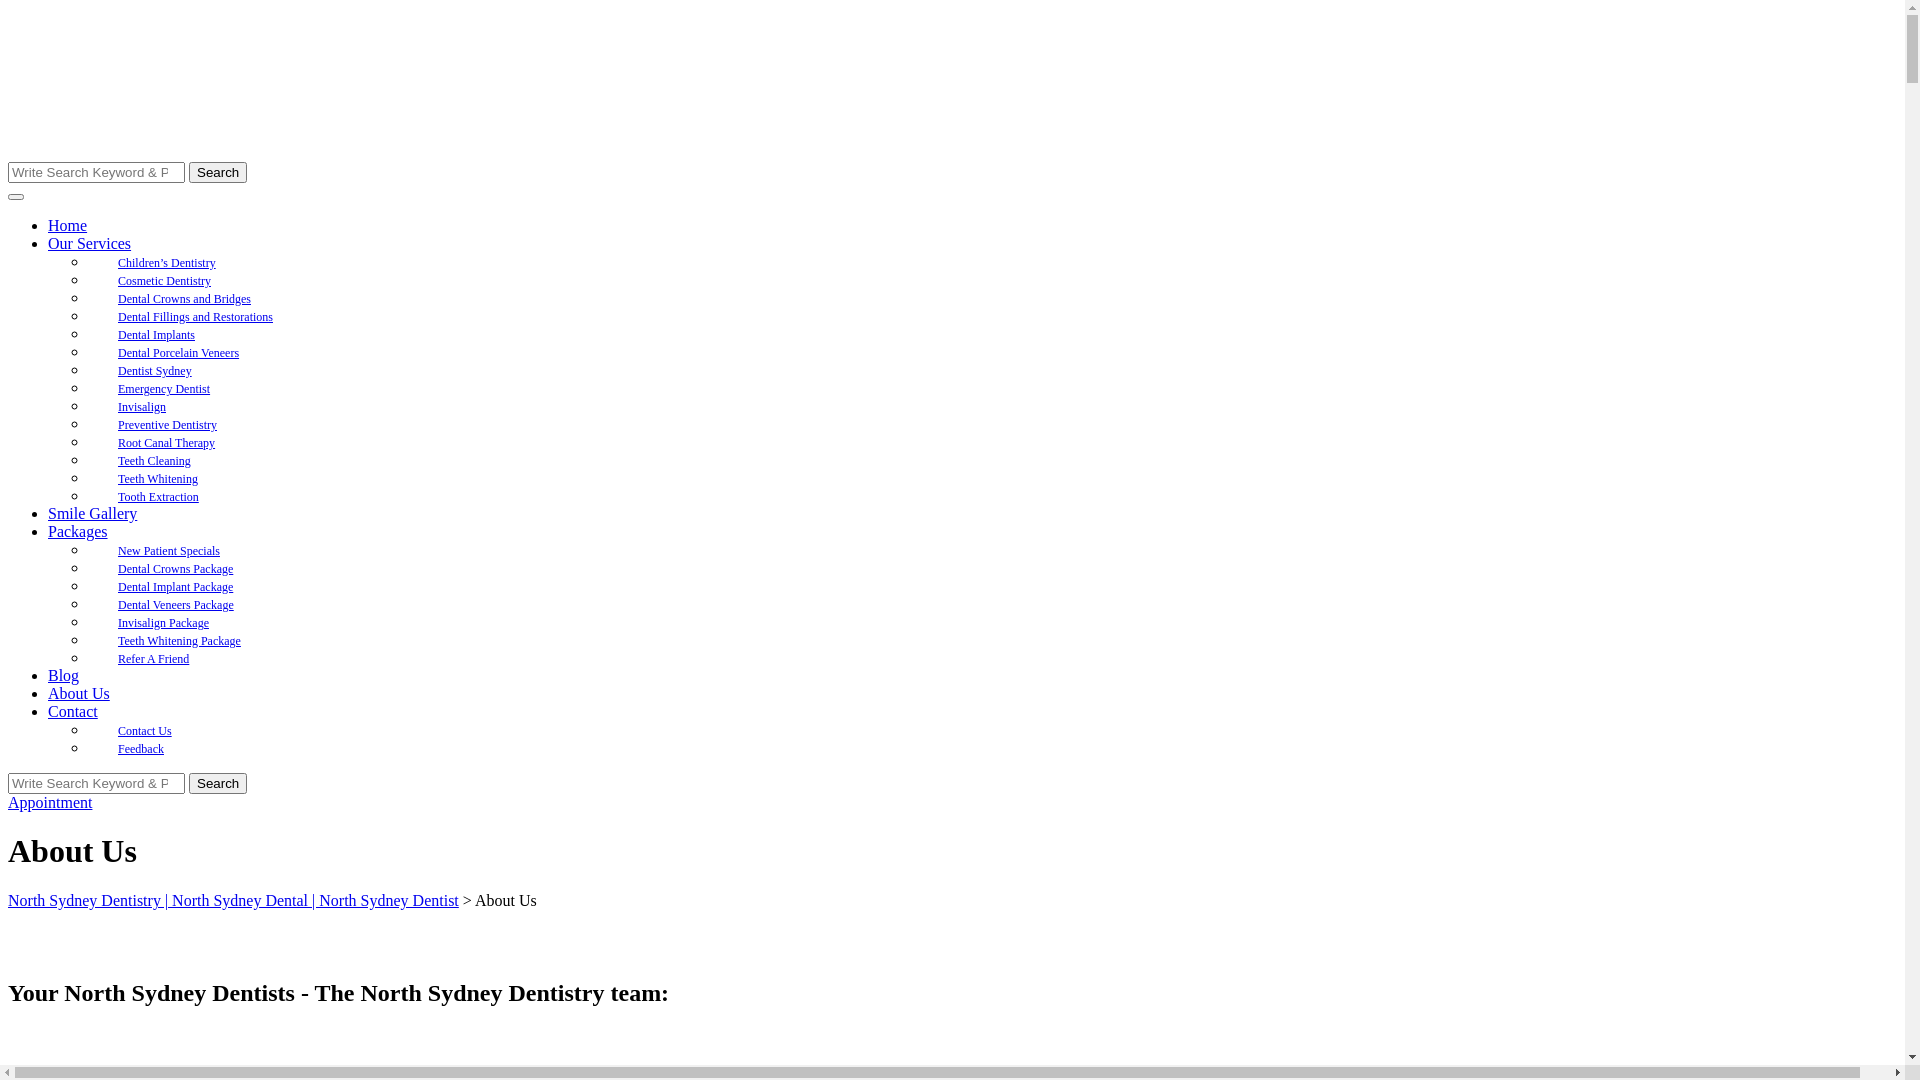 Image resolution: width=1920 pixels, height=1080 pixels. I want to click on 'Feedback', so click(139, 748).